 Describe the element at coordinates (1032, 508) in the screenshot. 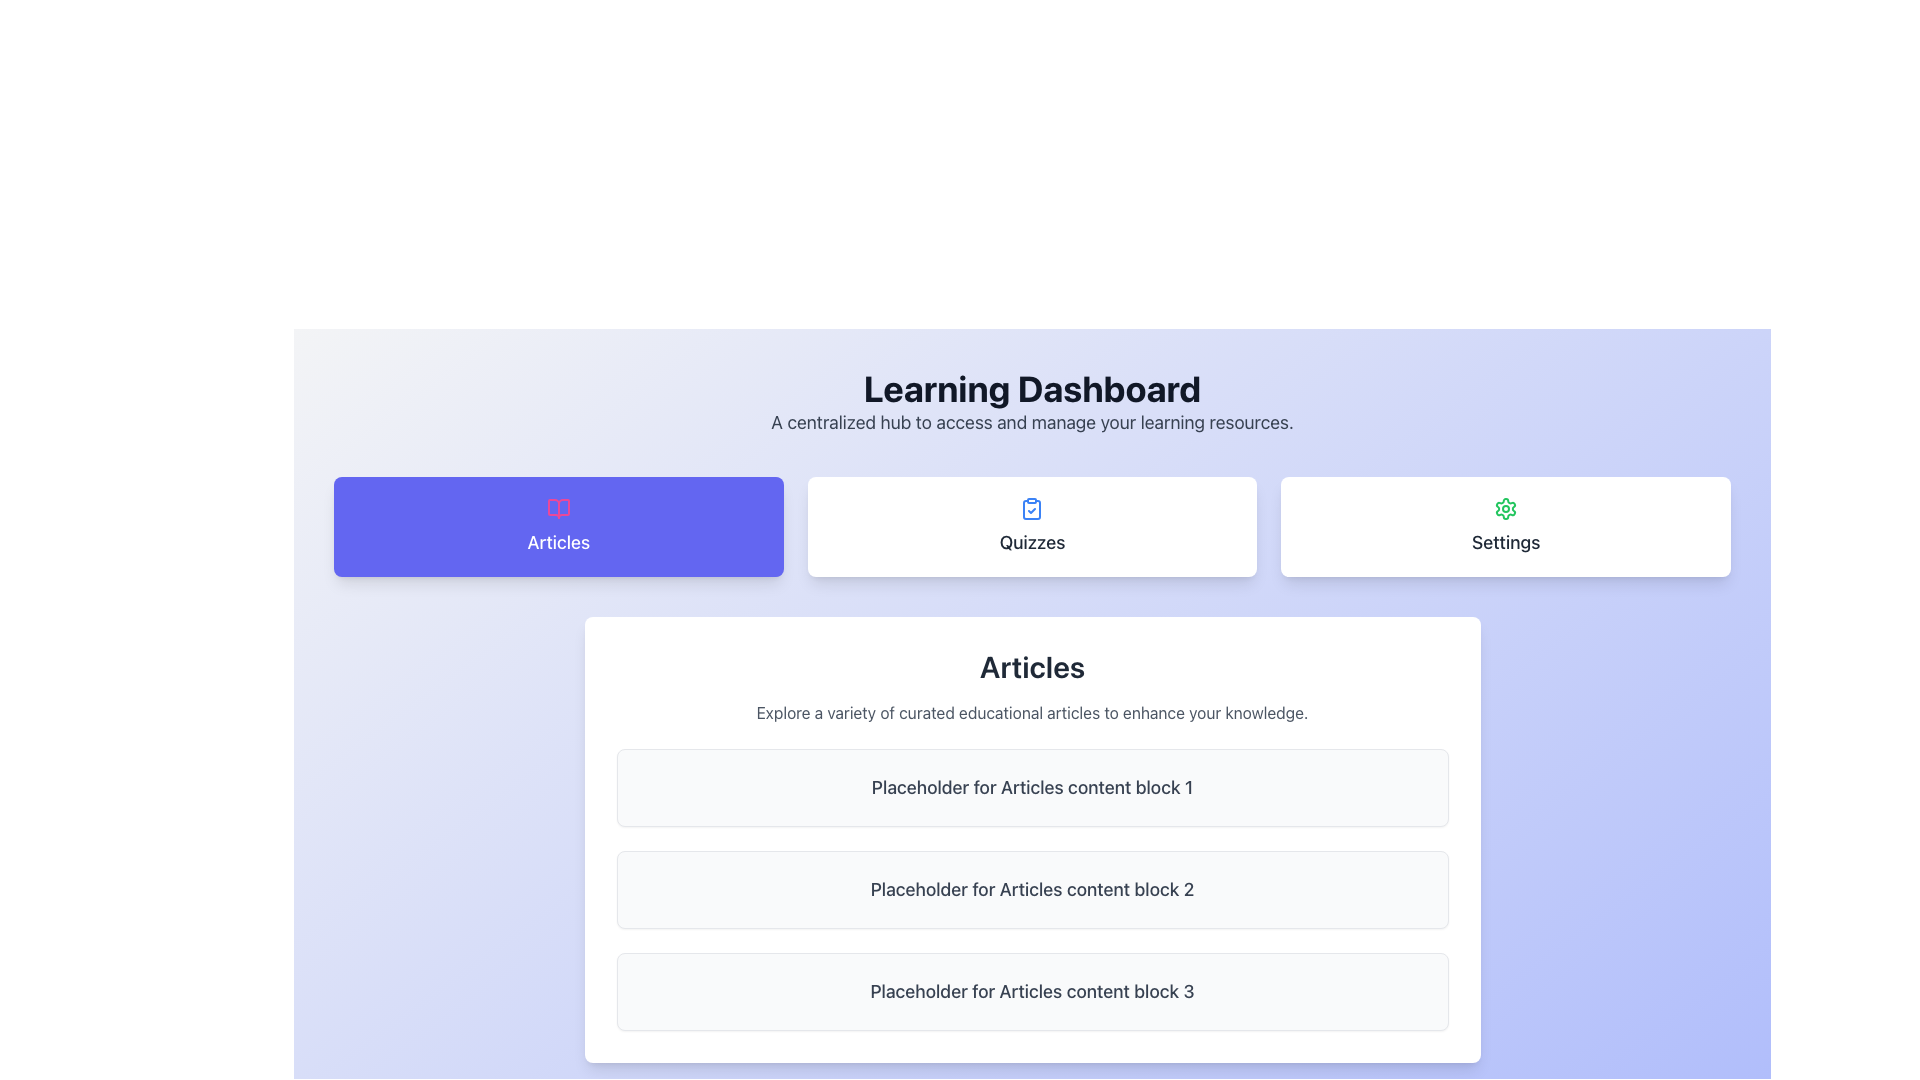

I see `the 'Quizzes' icon located at the center of the button` at that location.